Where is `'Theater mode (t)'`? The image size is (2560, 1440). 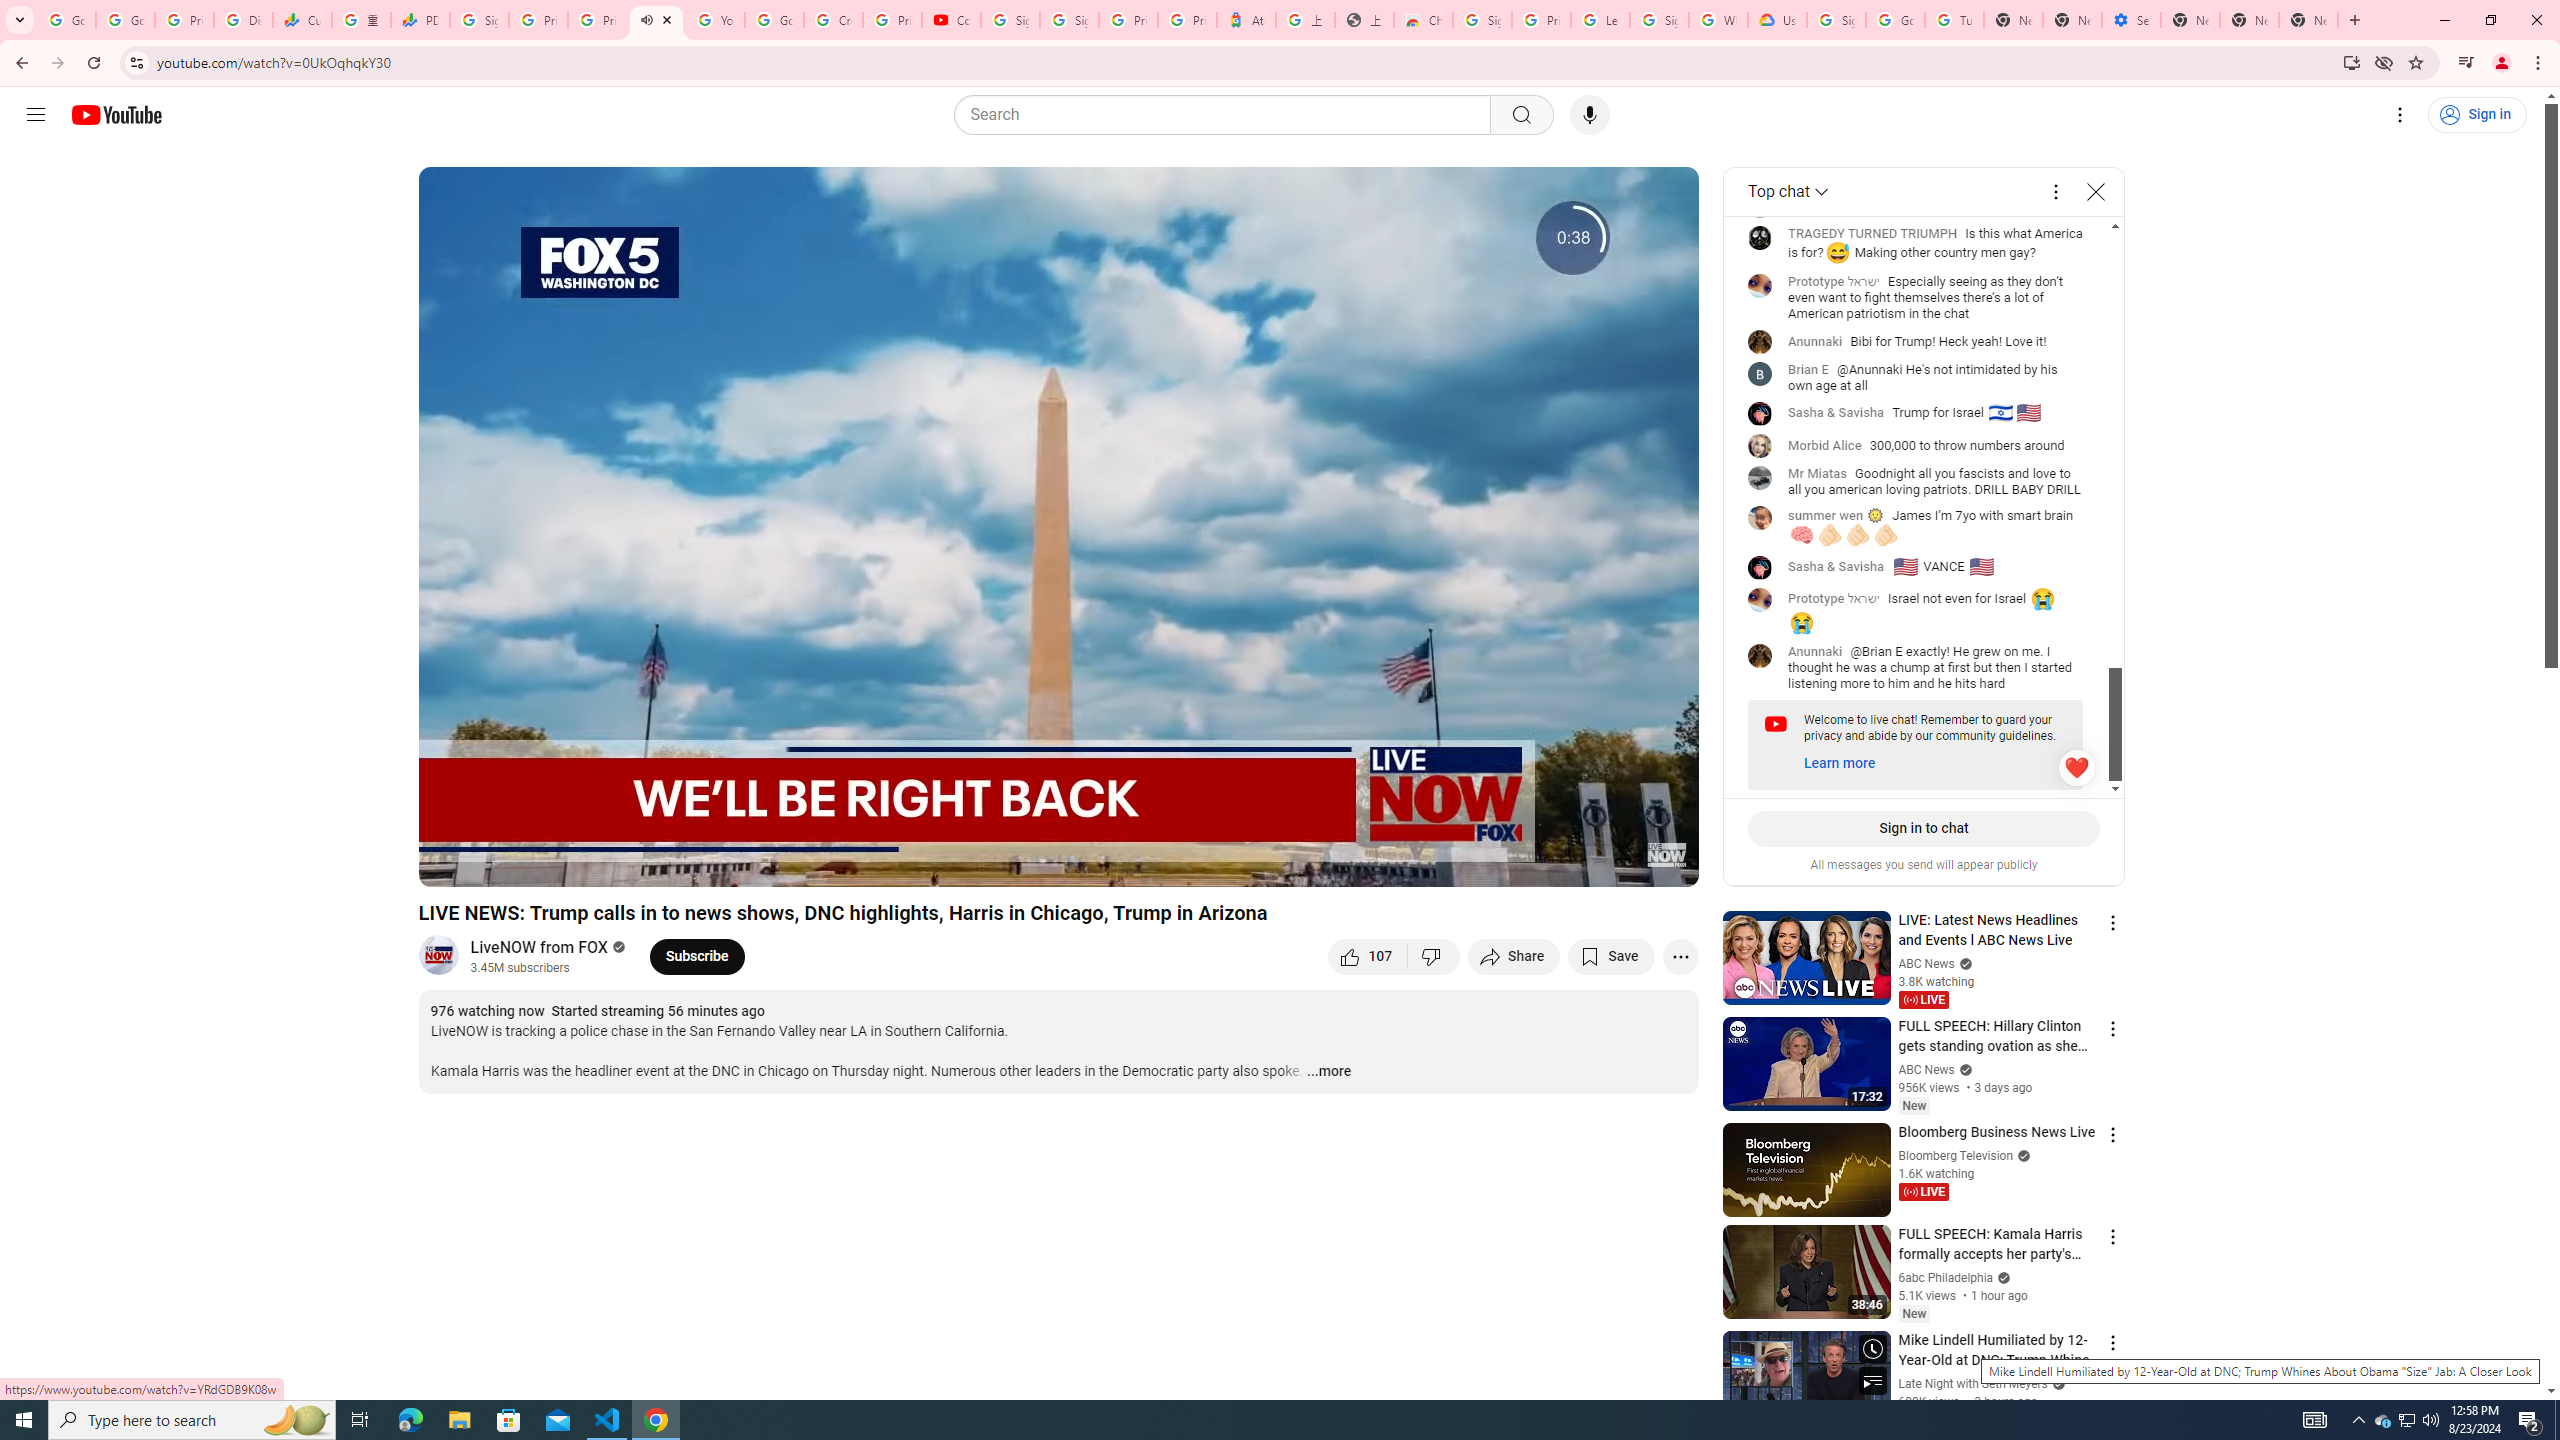
'Theater mode (t)' is located at coordinates (1614, 862).